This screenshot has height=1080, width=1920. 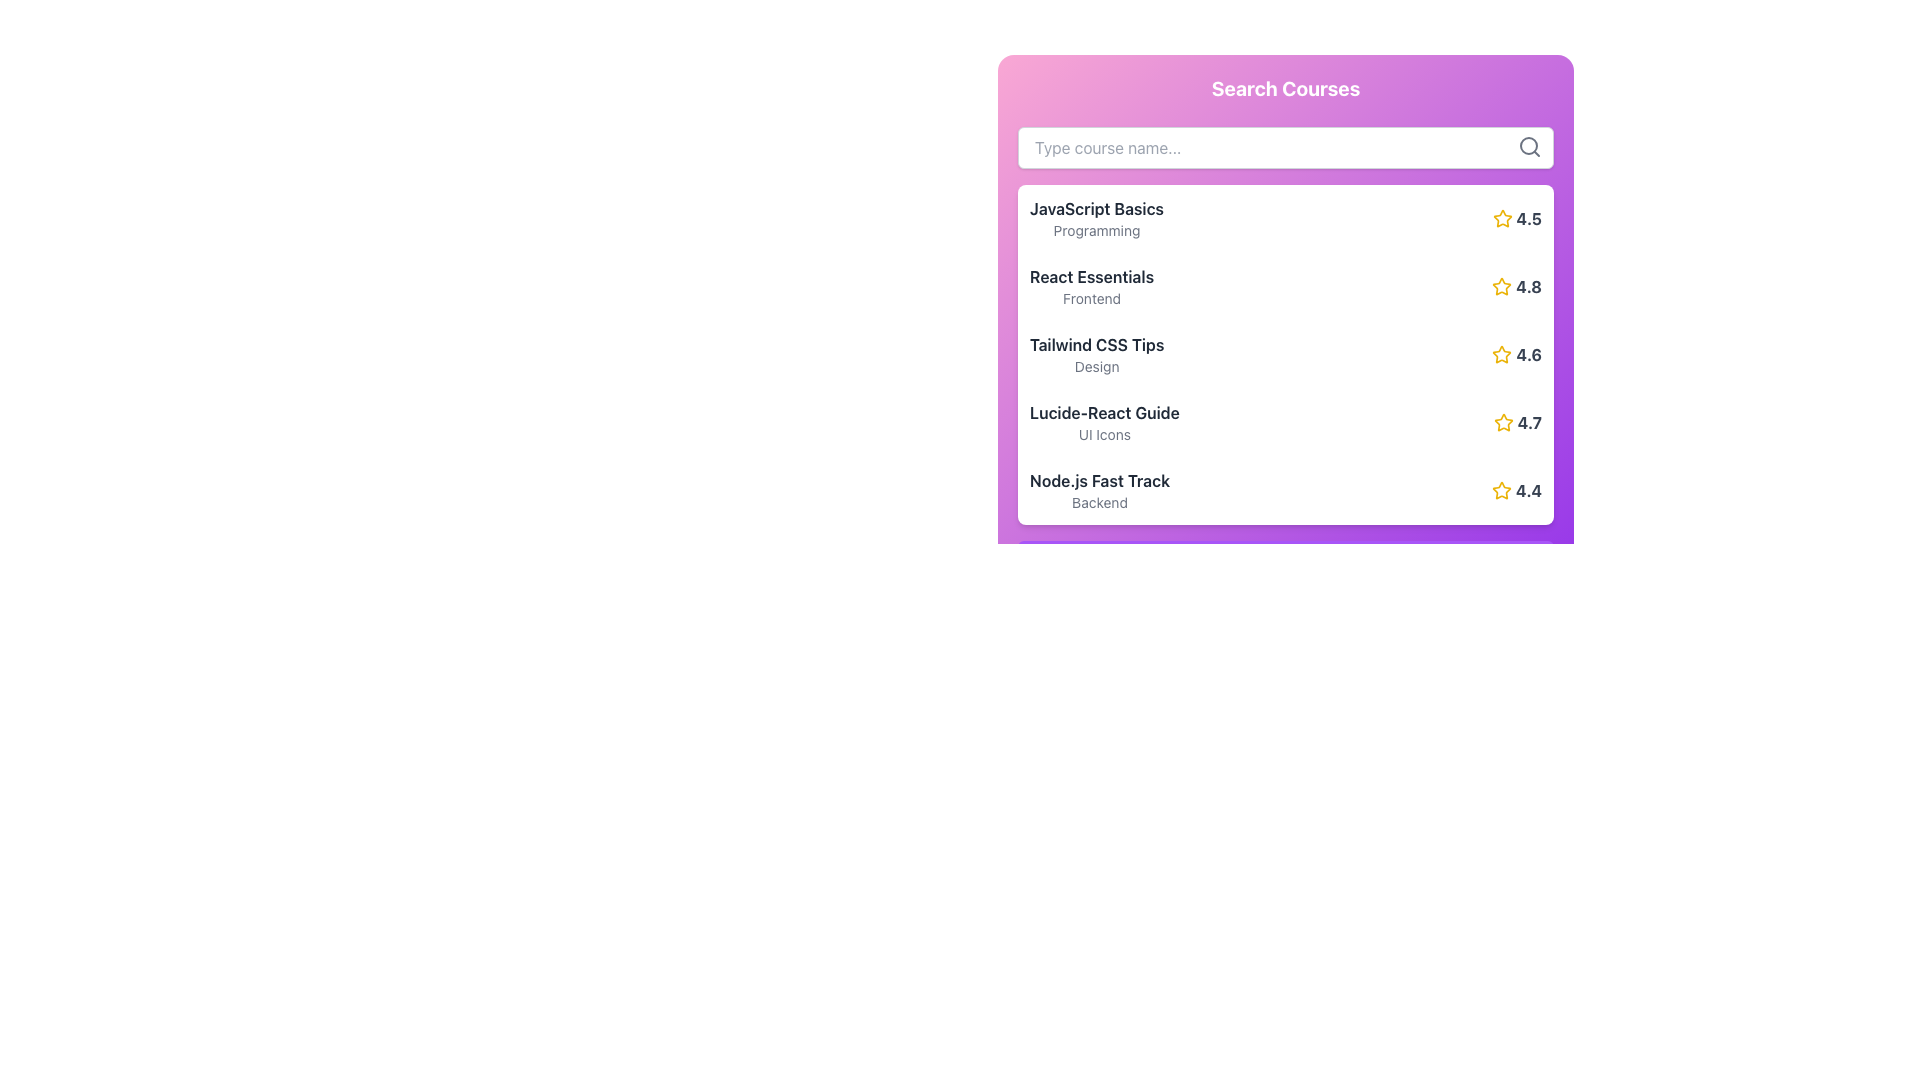 What do you see at coordinates (1502, 286) in the screenshot?
I see `the star icon representing the rating for the 'React Essentials' course` at bounding box center [1502, 286].